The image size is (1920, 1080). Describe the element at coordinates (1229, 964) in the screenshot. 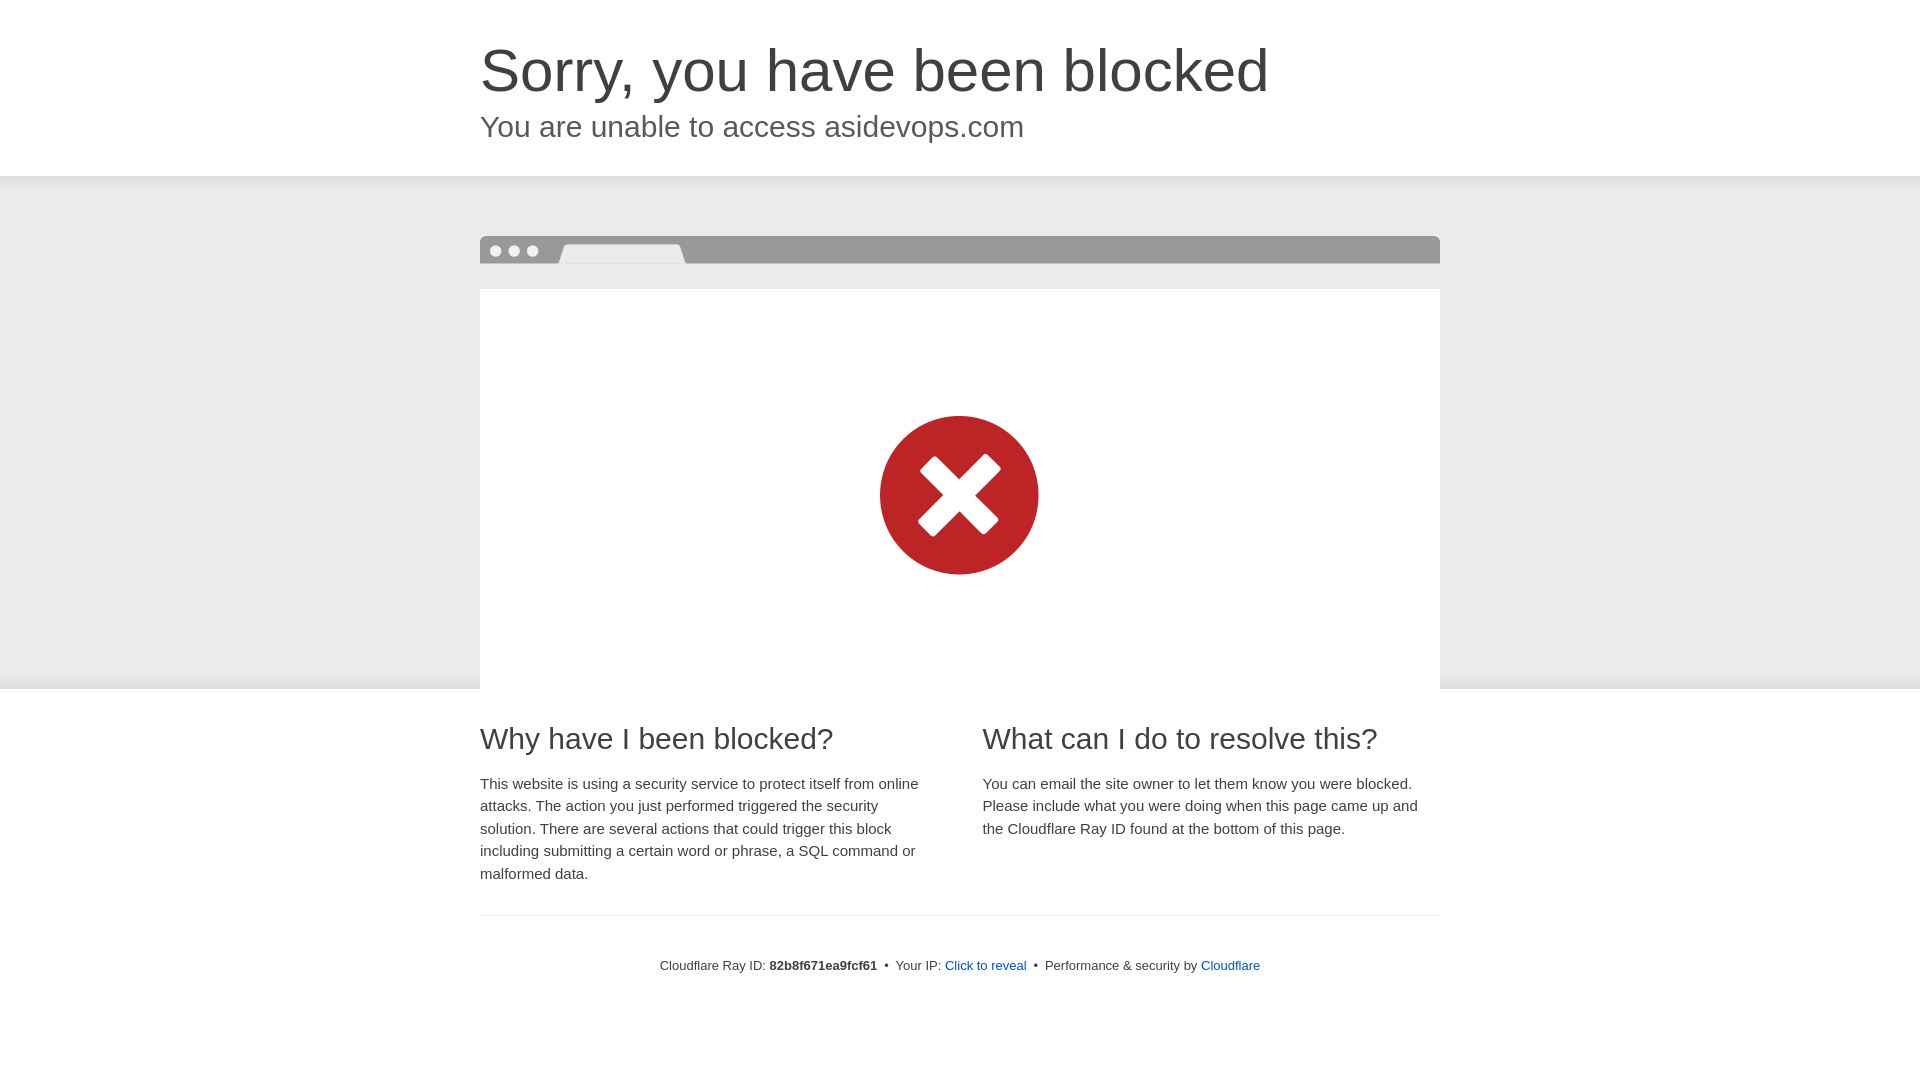

I see `'Cloudflare'` at that location.